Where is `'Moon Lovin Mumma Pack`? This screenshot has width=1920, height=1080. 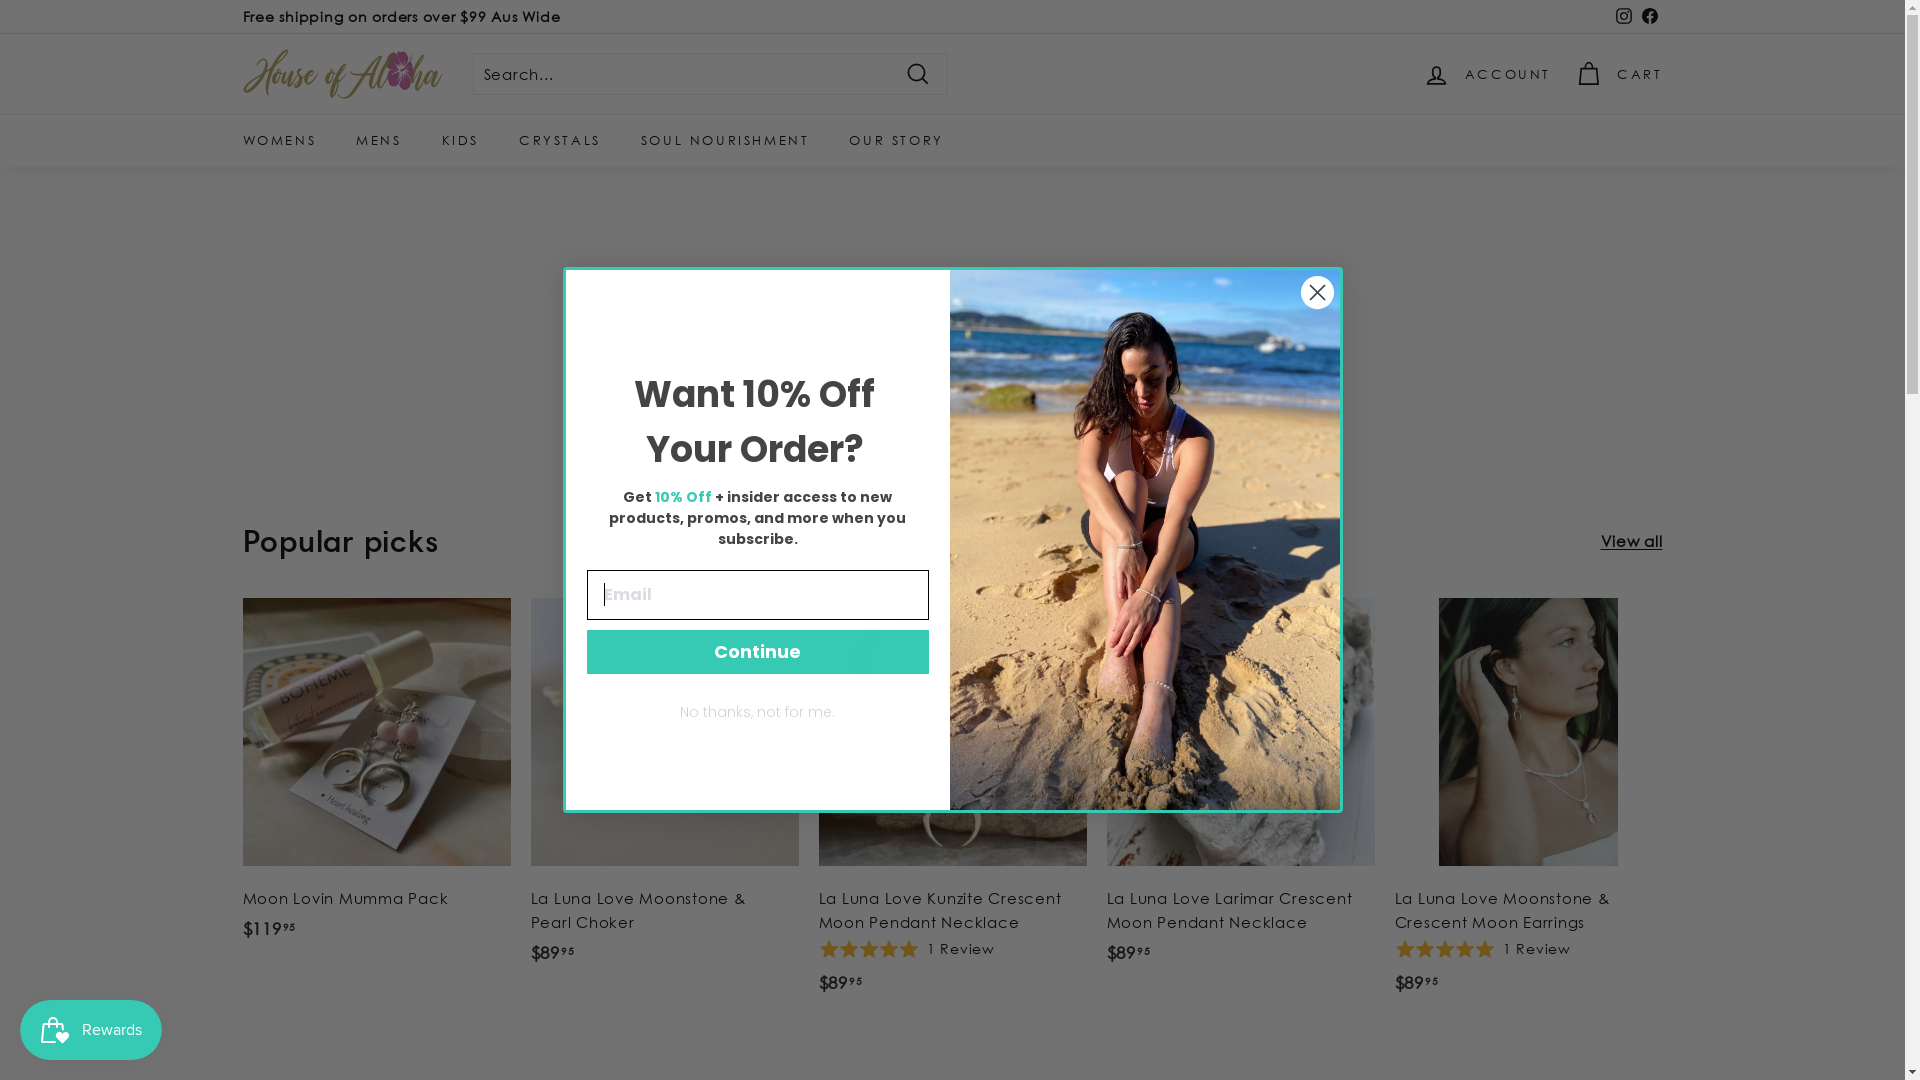
'Moon Lovin Mumma Pack is located at coordinates (375, 778).